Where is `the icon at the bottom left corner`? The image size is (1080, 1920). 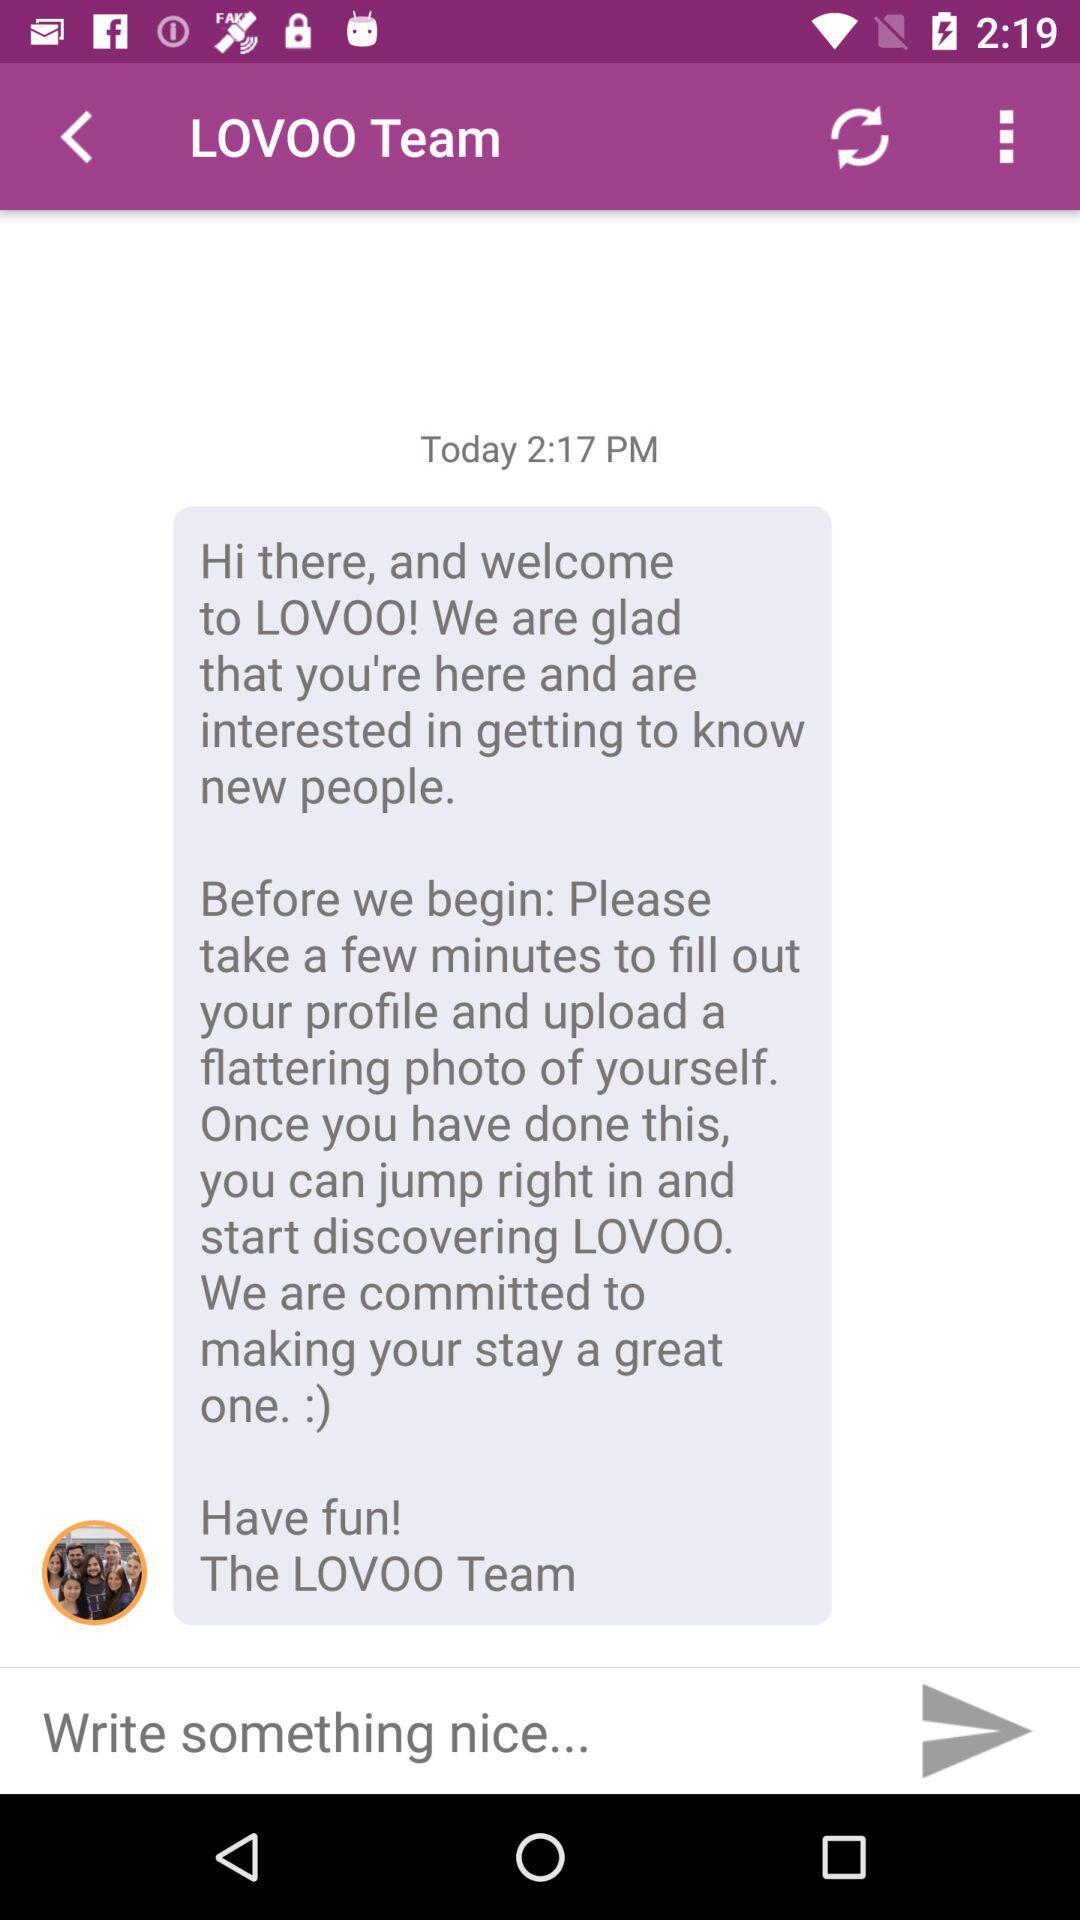
the icon at the bottom left corner is located at coordinates (94, 1571).